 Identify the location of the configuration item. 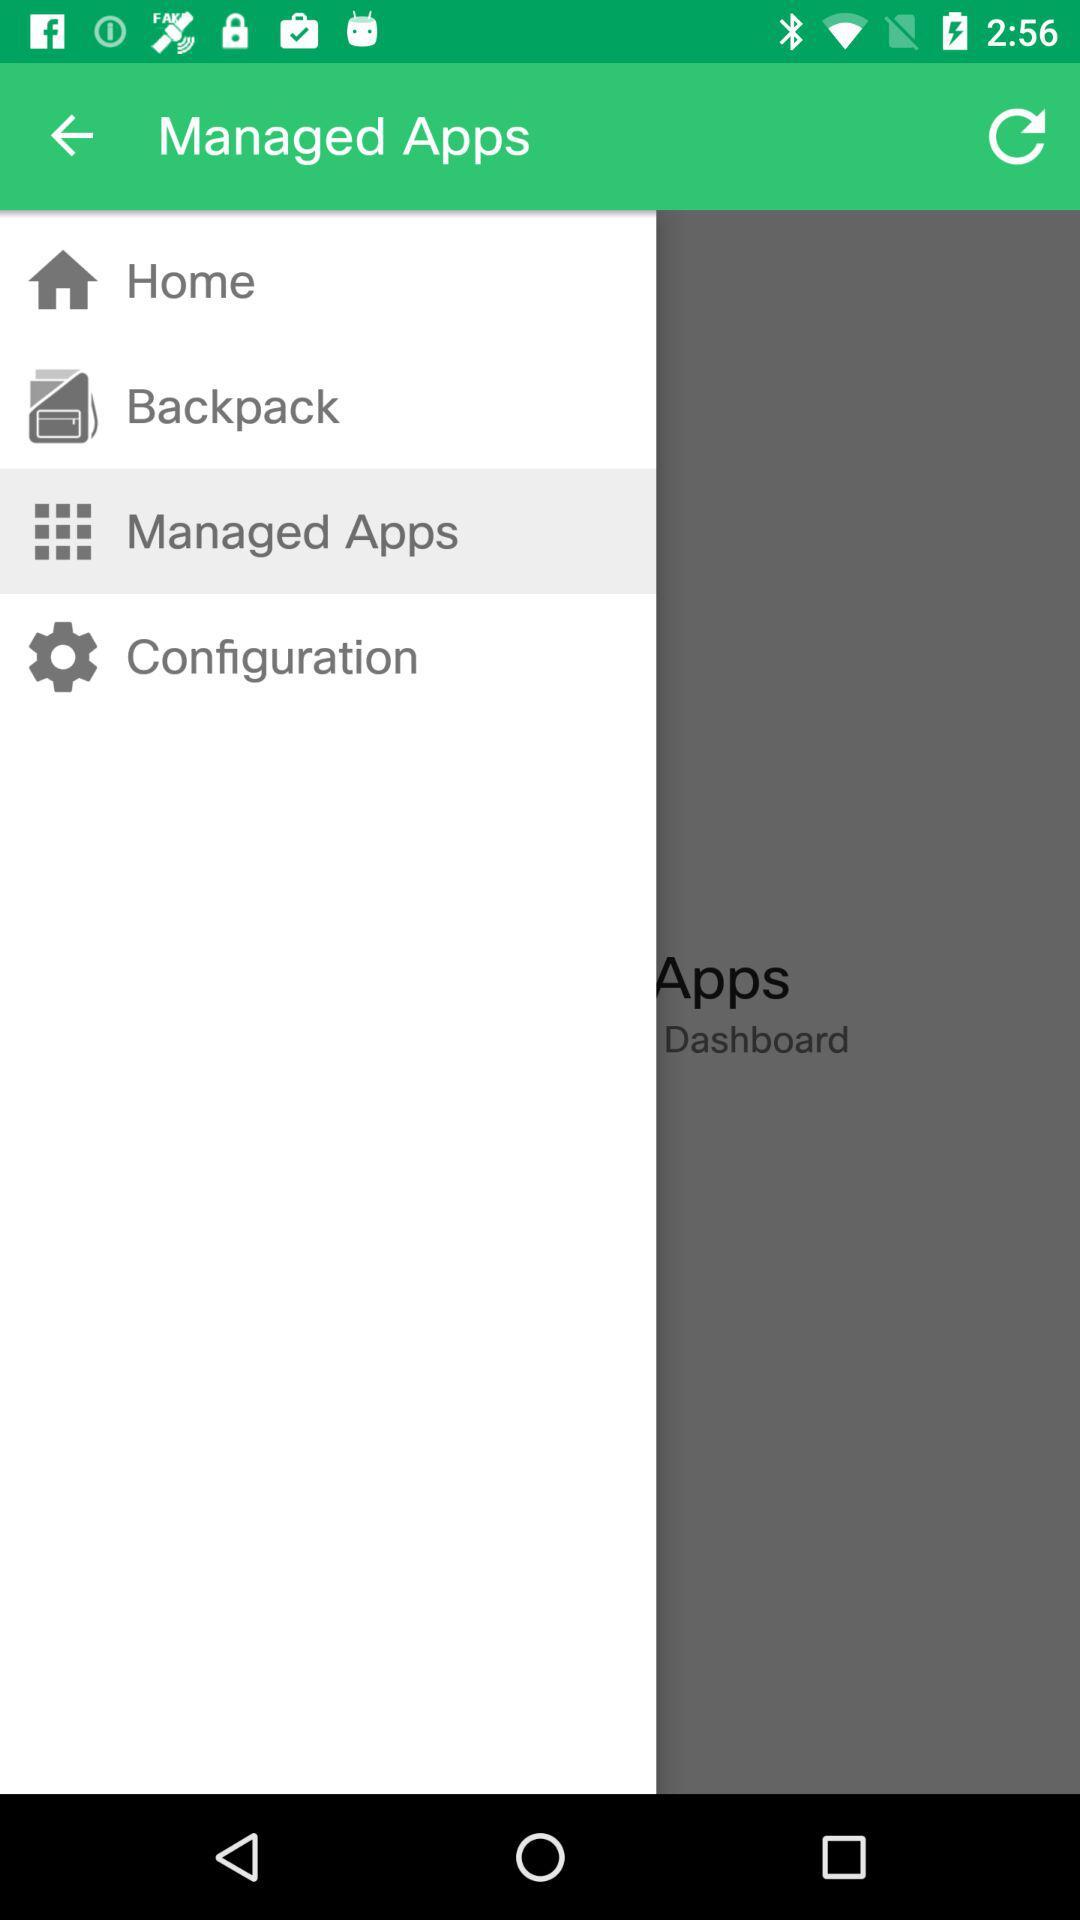
(272, 657).